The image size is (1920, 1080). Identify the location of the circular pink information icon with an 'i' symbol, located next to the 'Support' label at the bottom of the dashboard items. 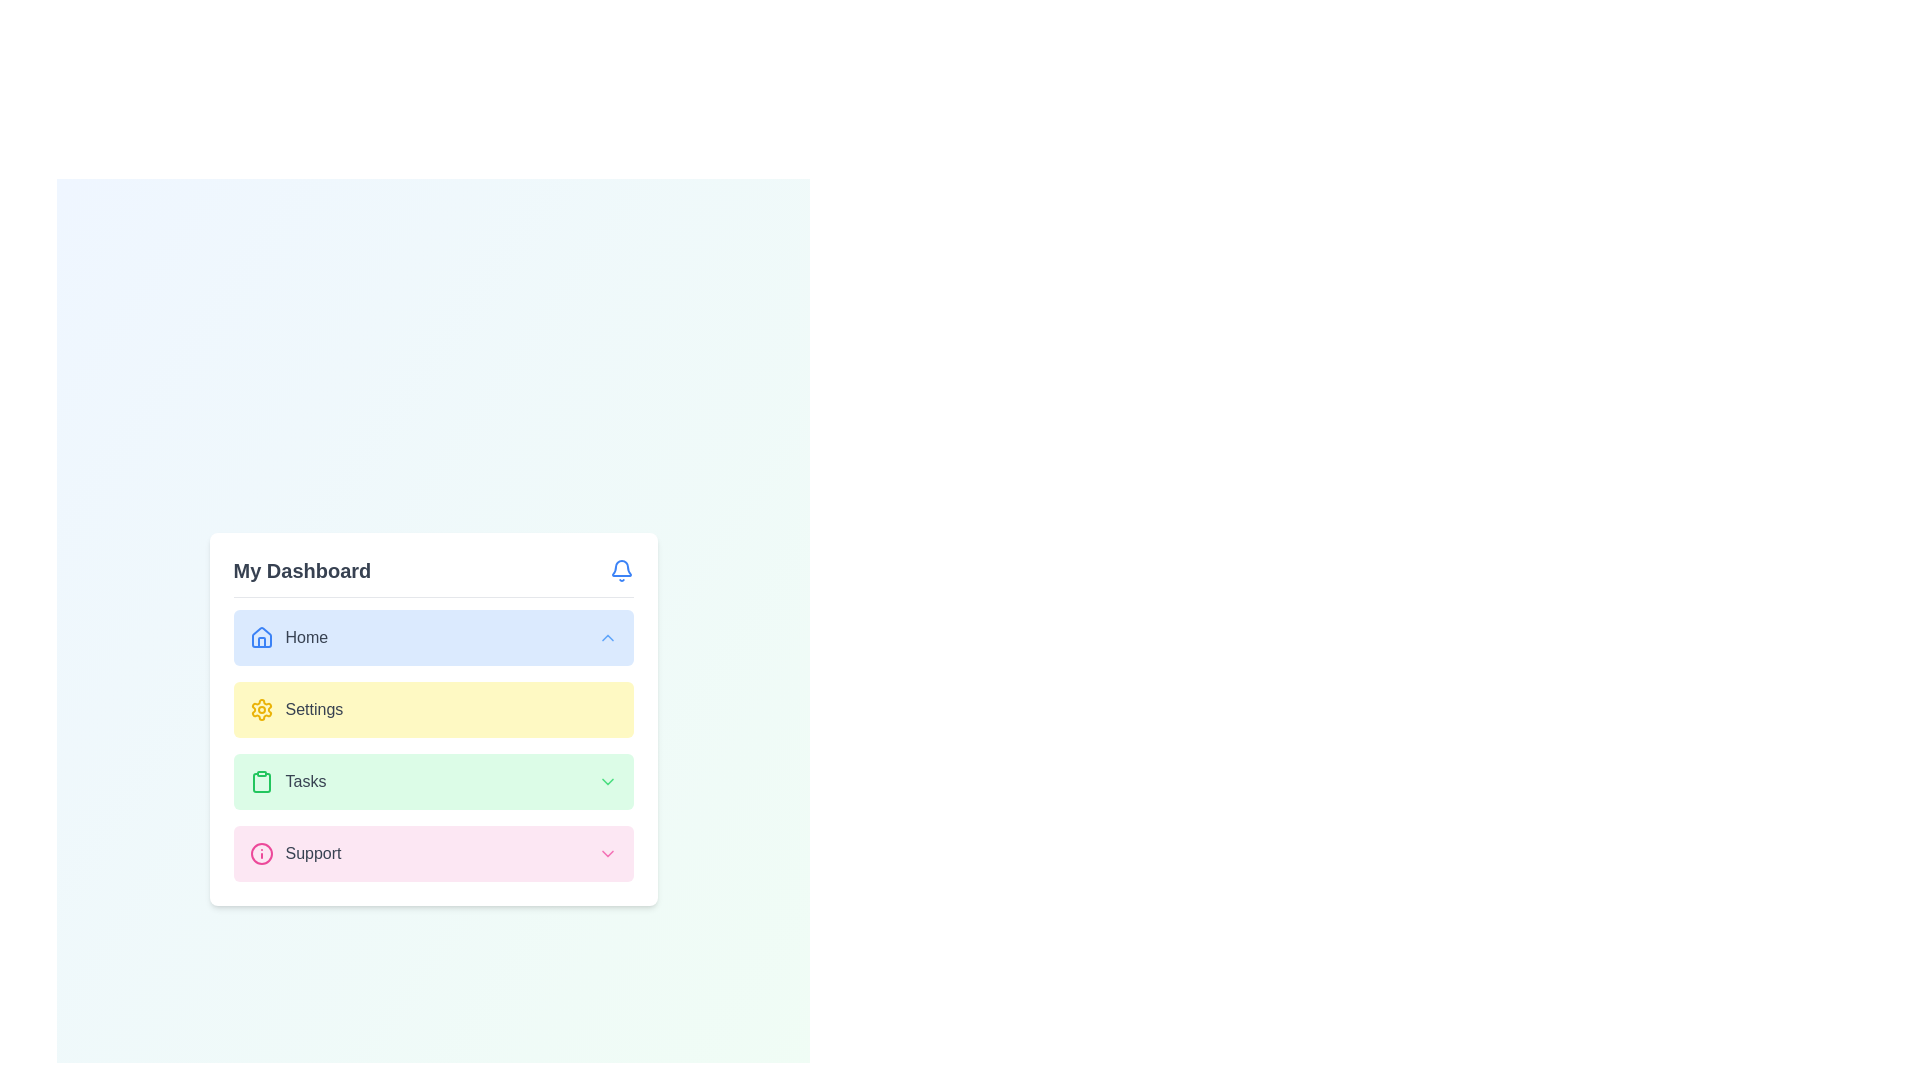
(260, 853).